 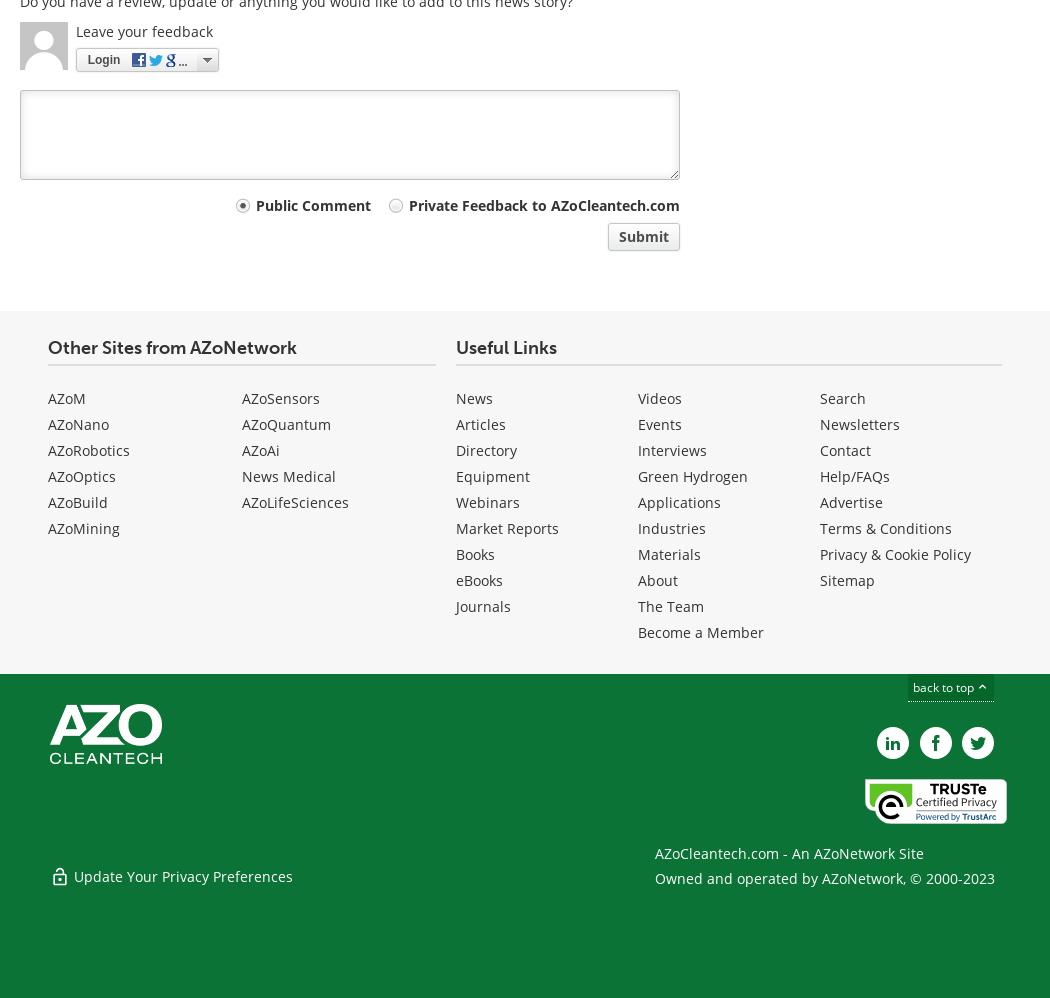 What do you see at coordinates (893, 553) in the screenshot?
I see `'Privacy & Cookie Policy'` at bounding box center [893, 553].